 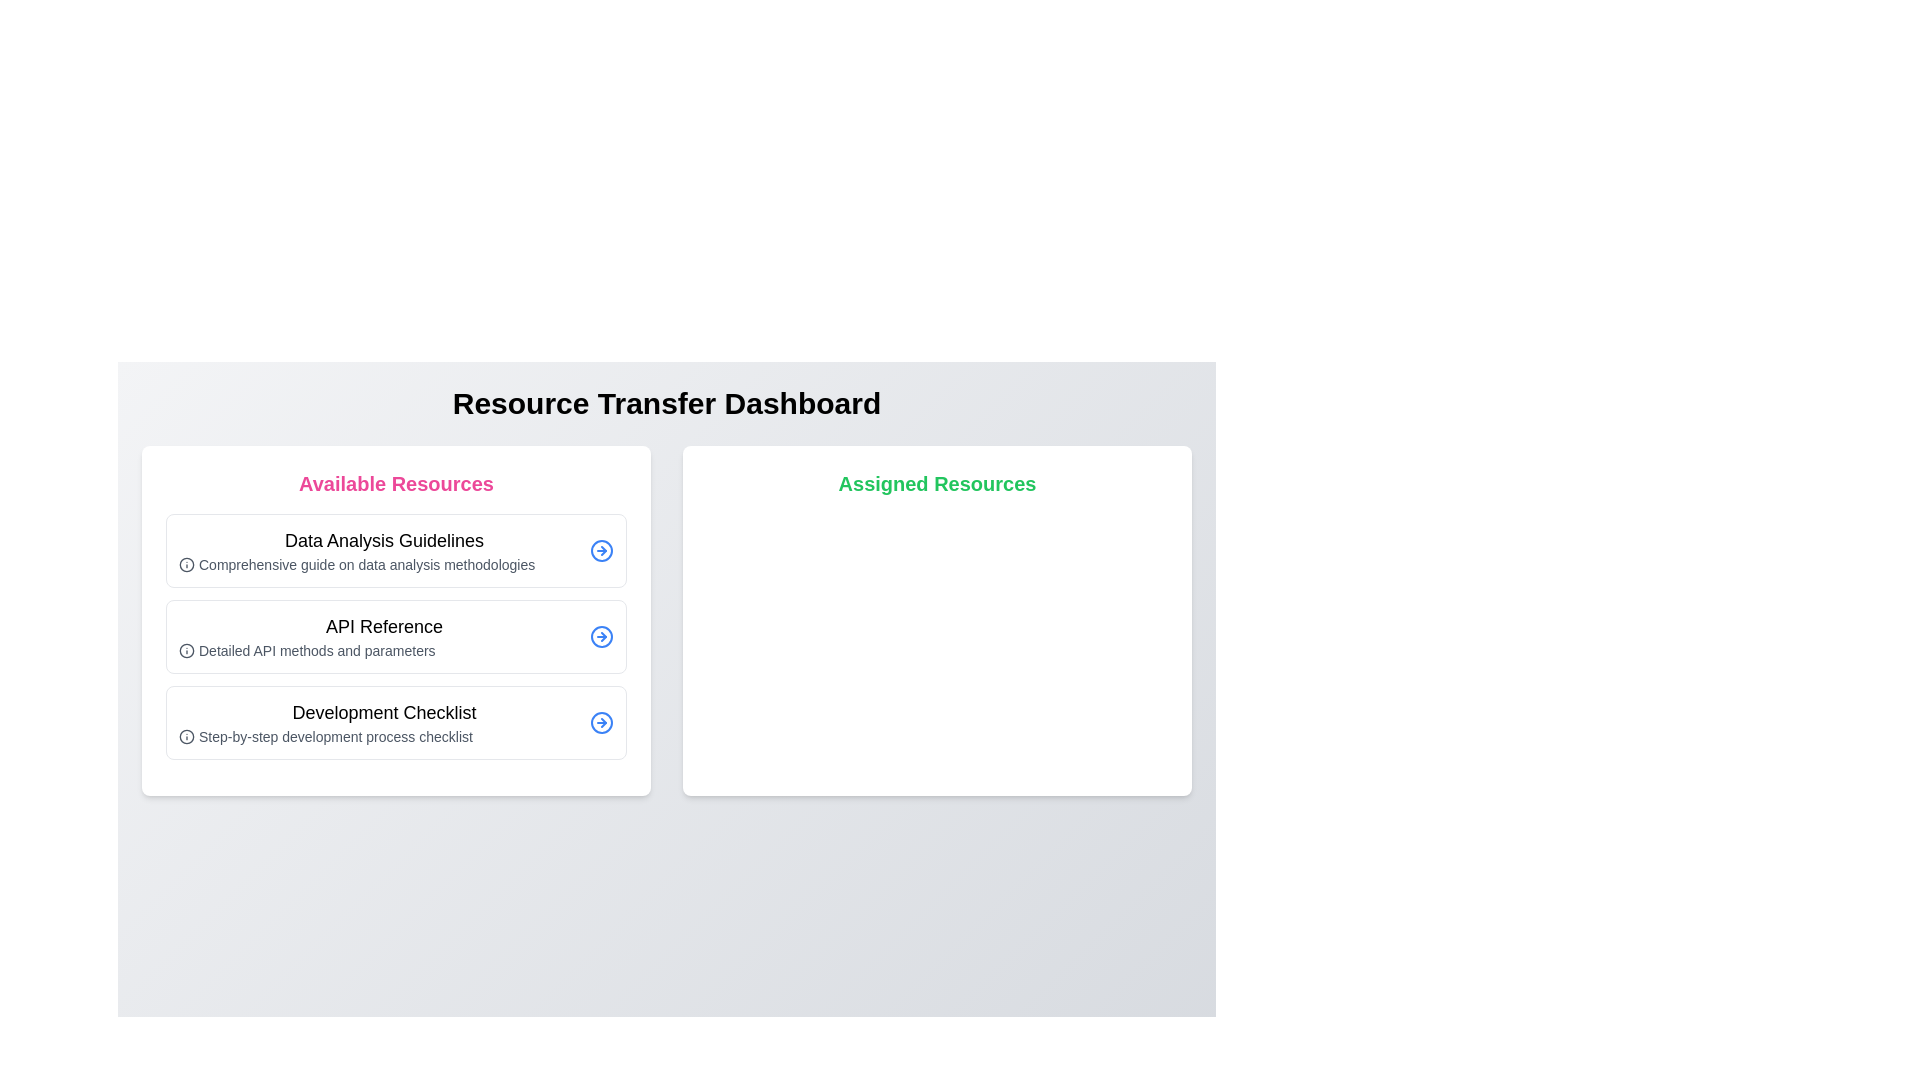 I want to click on the navigational button located to the right of the 'API Reference' entry in the 'Available Resources' list, so click(x=600, y=636).